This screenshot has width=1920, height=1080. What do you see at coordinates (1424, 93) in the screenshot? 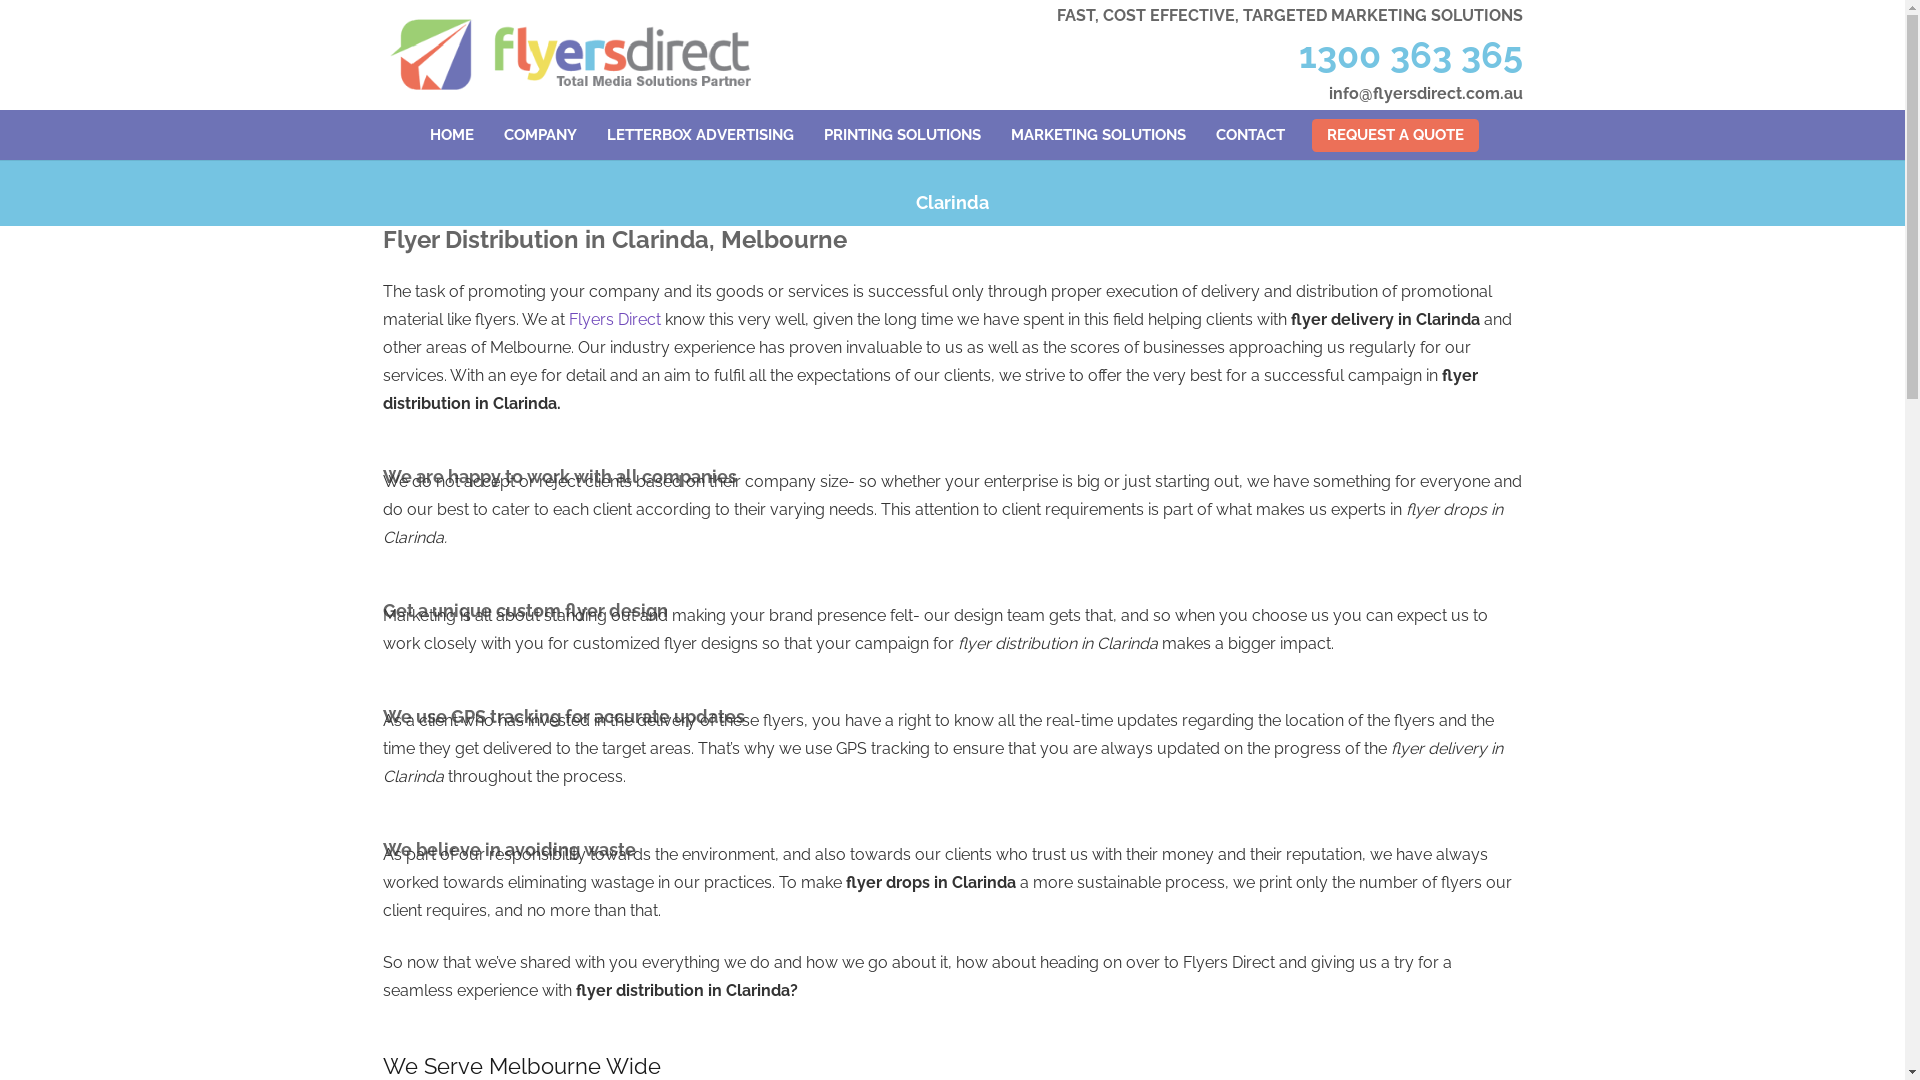
I see `'info@flyersdirect.com.au'` at bounding box center [1424, 93].